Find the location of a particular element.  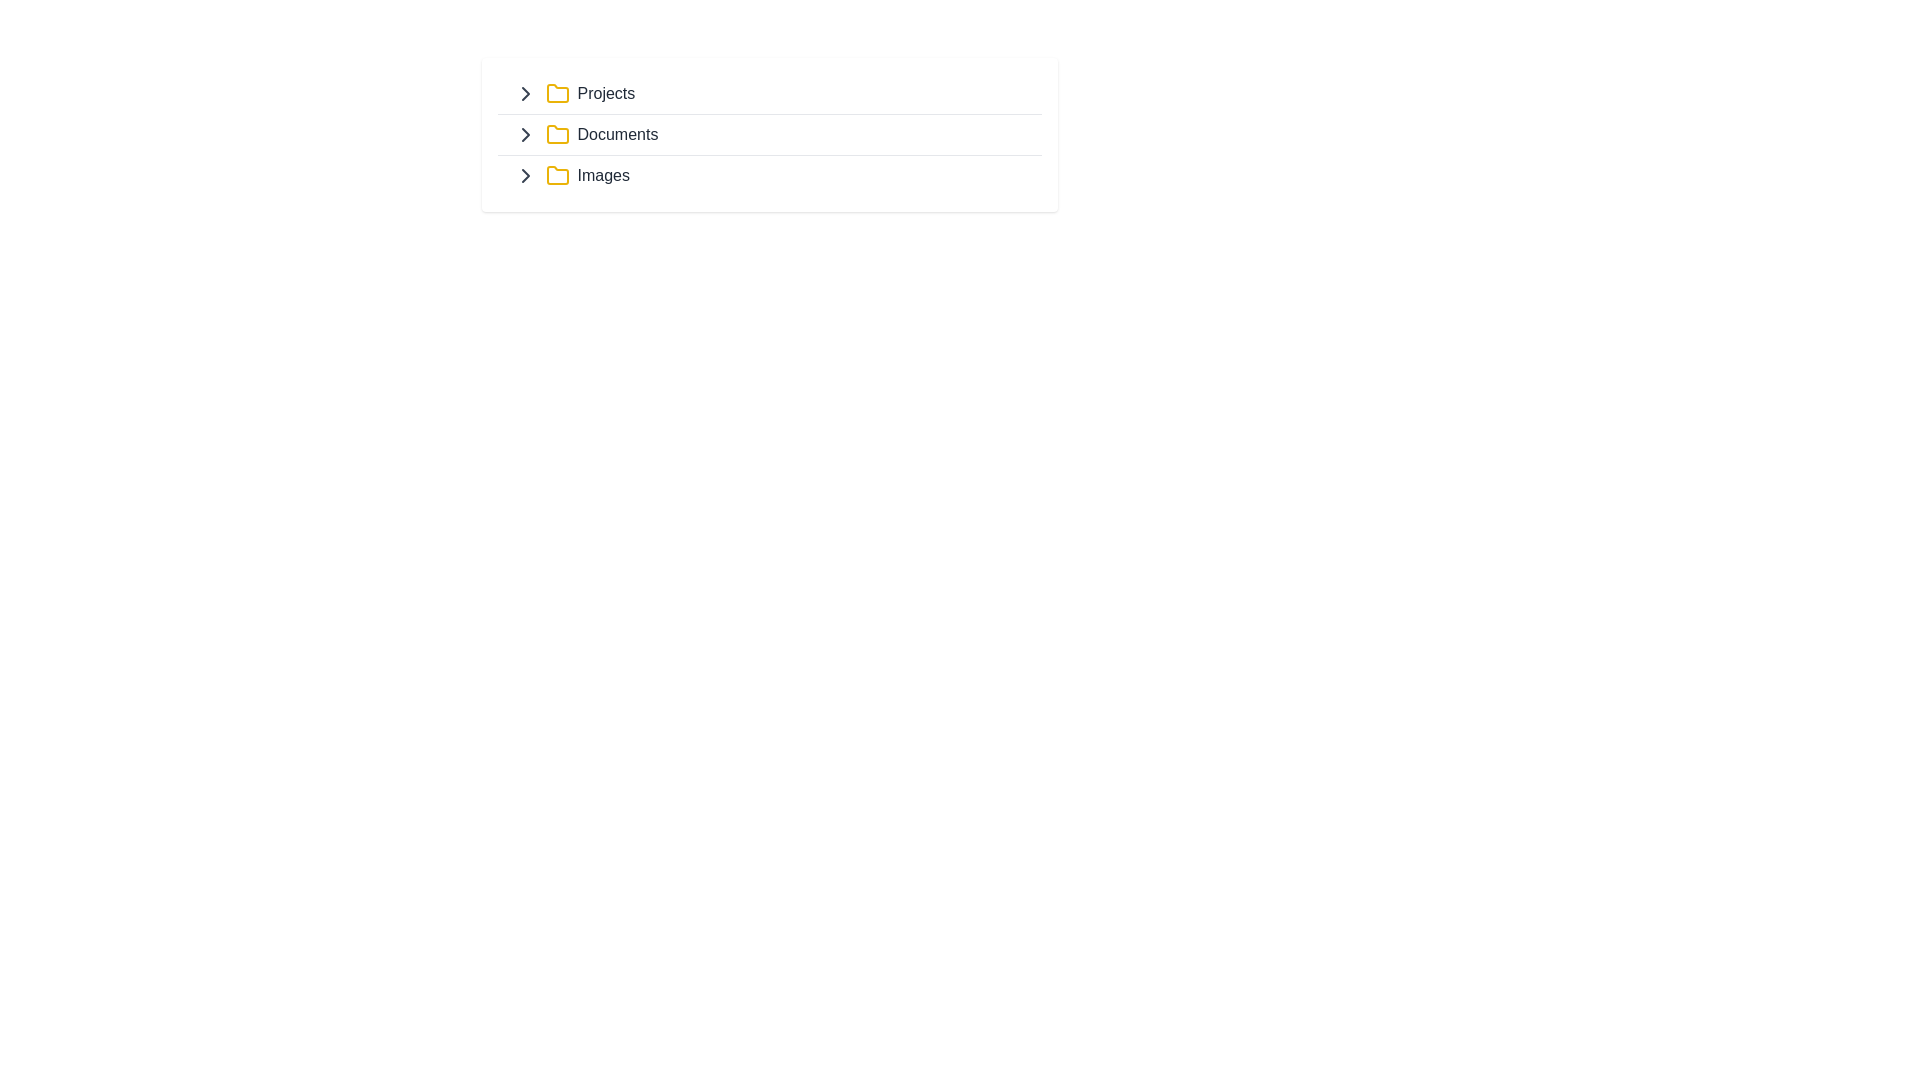

the yellow folder icon with rounded corners located next to the text 'Images', which is the third icon in a vertical list of three is located at coordinates (557, 175).